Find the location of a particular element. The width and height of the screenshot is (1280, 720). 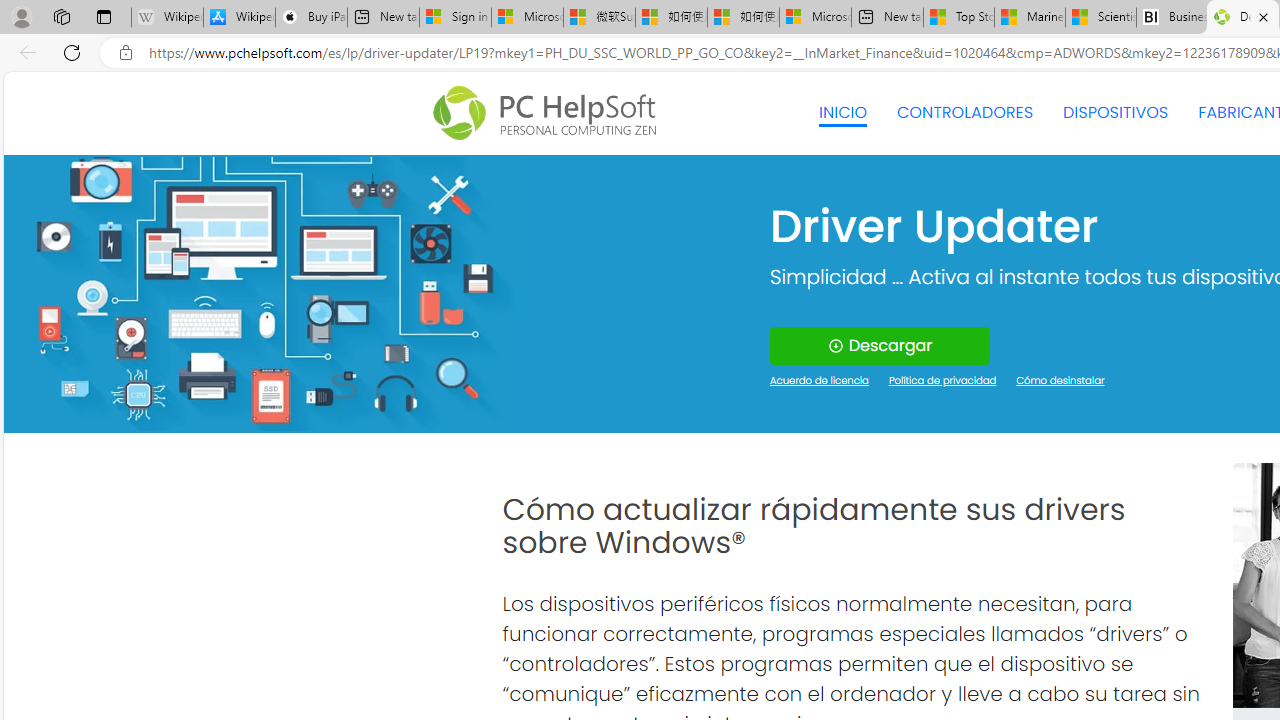

'Acuerdo de licencia' is located at coordinates (819, 381).